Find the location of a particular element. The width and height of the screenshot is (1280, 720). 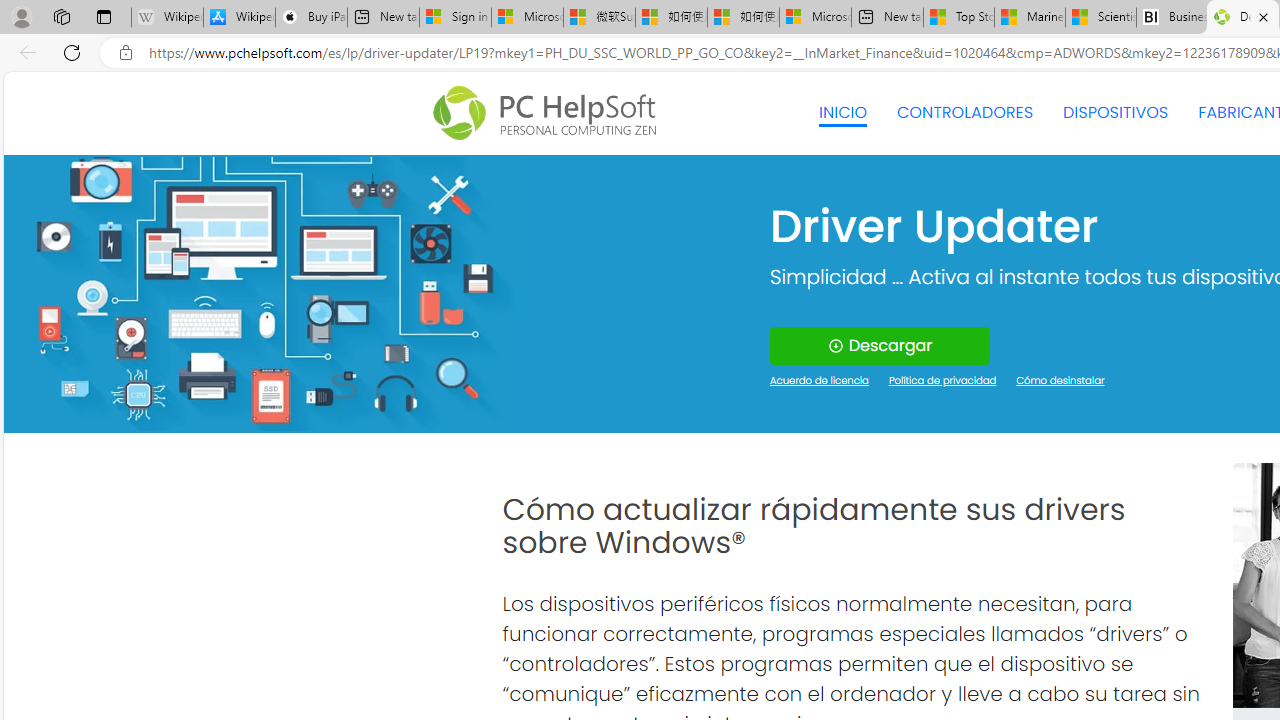

'Acuerdo de licencia' is located at coordinates (819, 381).